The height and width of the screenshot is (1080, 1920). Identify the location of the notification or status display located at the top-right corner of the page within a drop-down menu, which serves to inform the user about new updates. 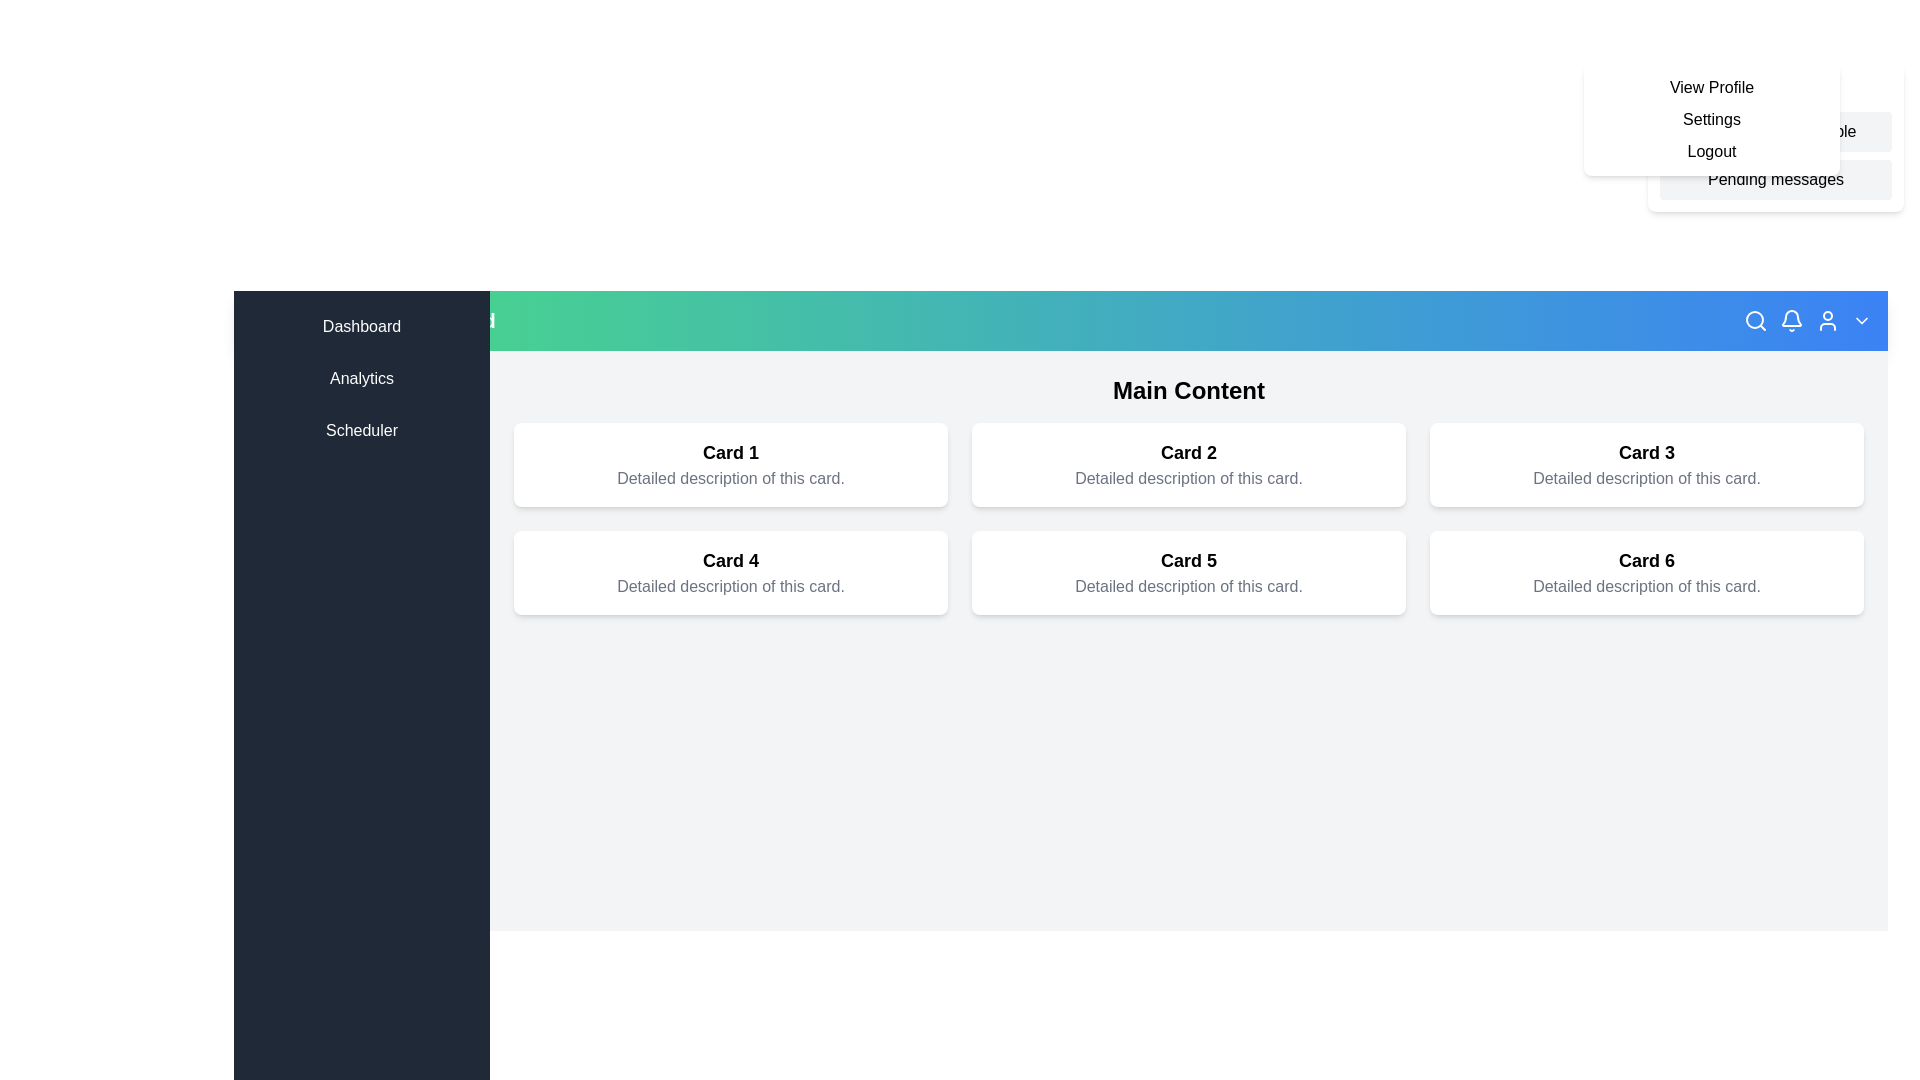
(1776, 131).